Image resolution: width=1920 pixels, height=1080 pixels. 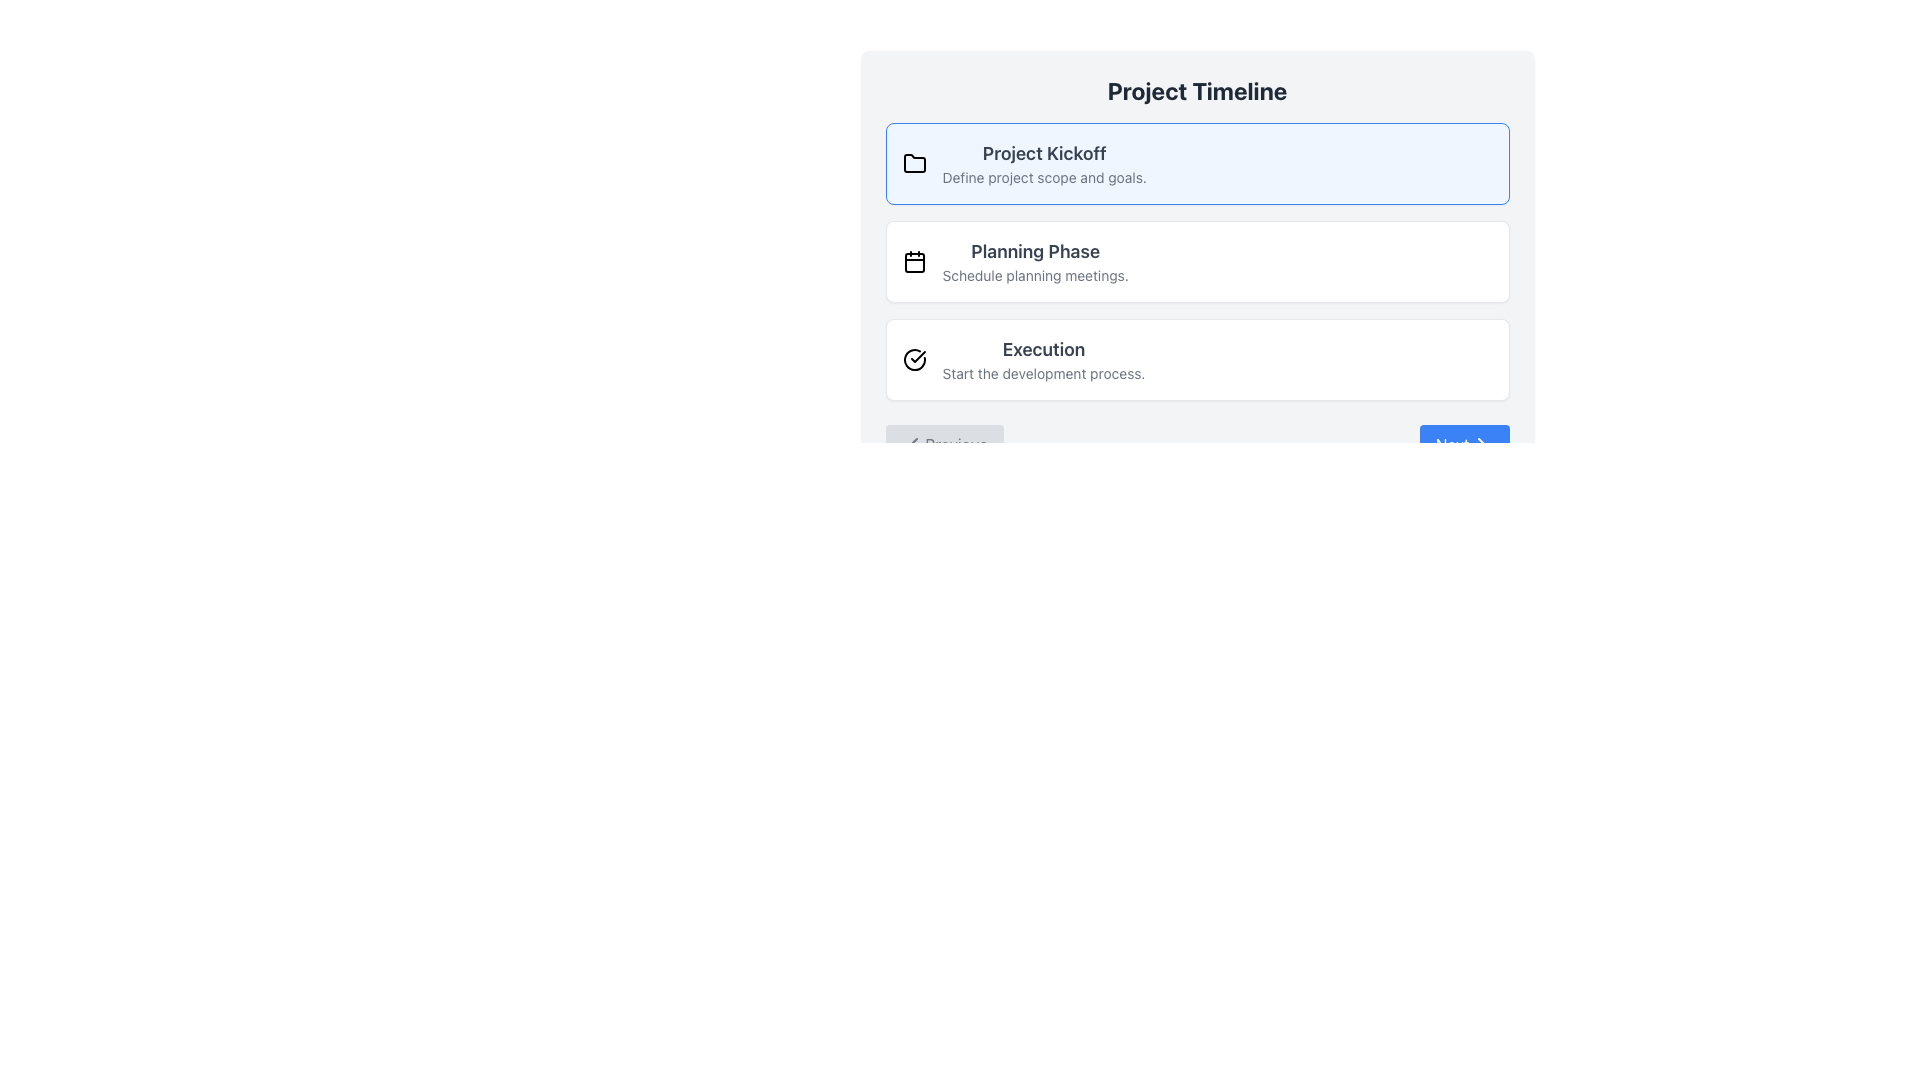 I want to click on the icon indicating 'Execution' which is positioned to the left of the heading within the third item of the 'Project Timeline' interface, so click(x=913, y=358).